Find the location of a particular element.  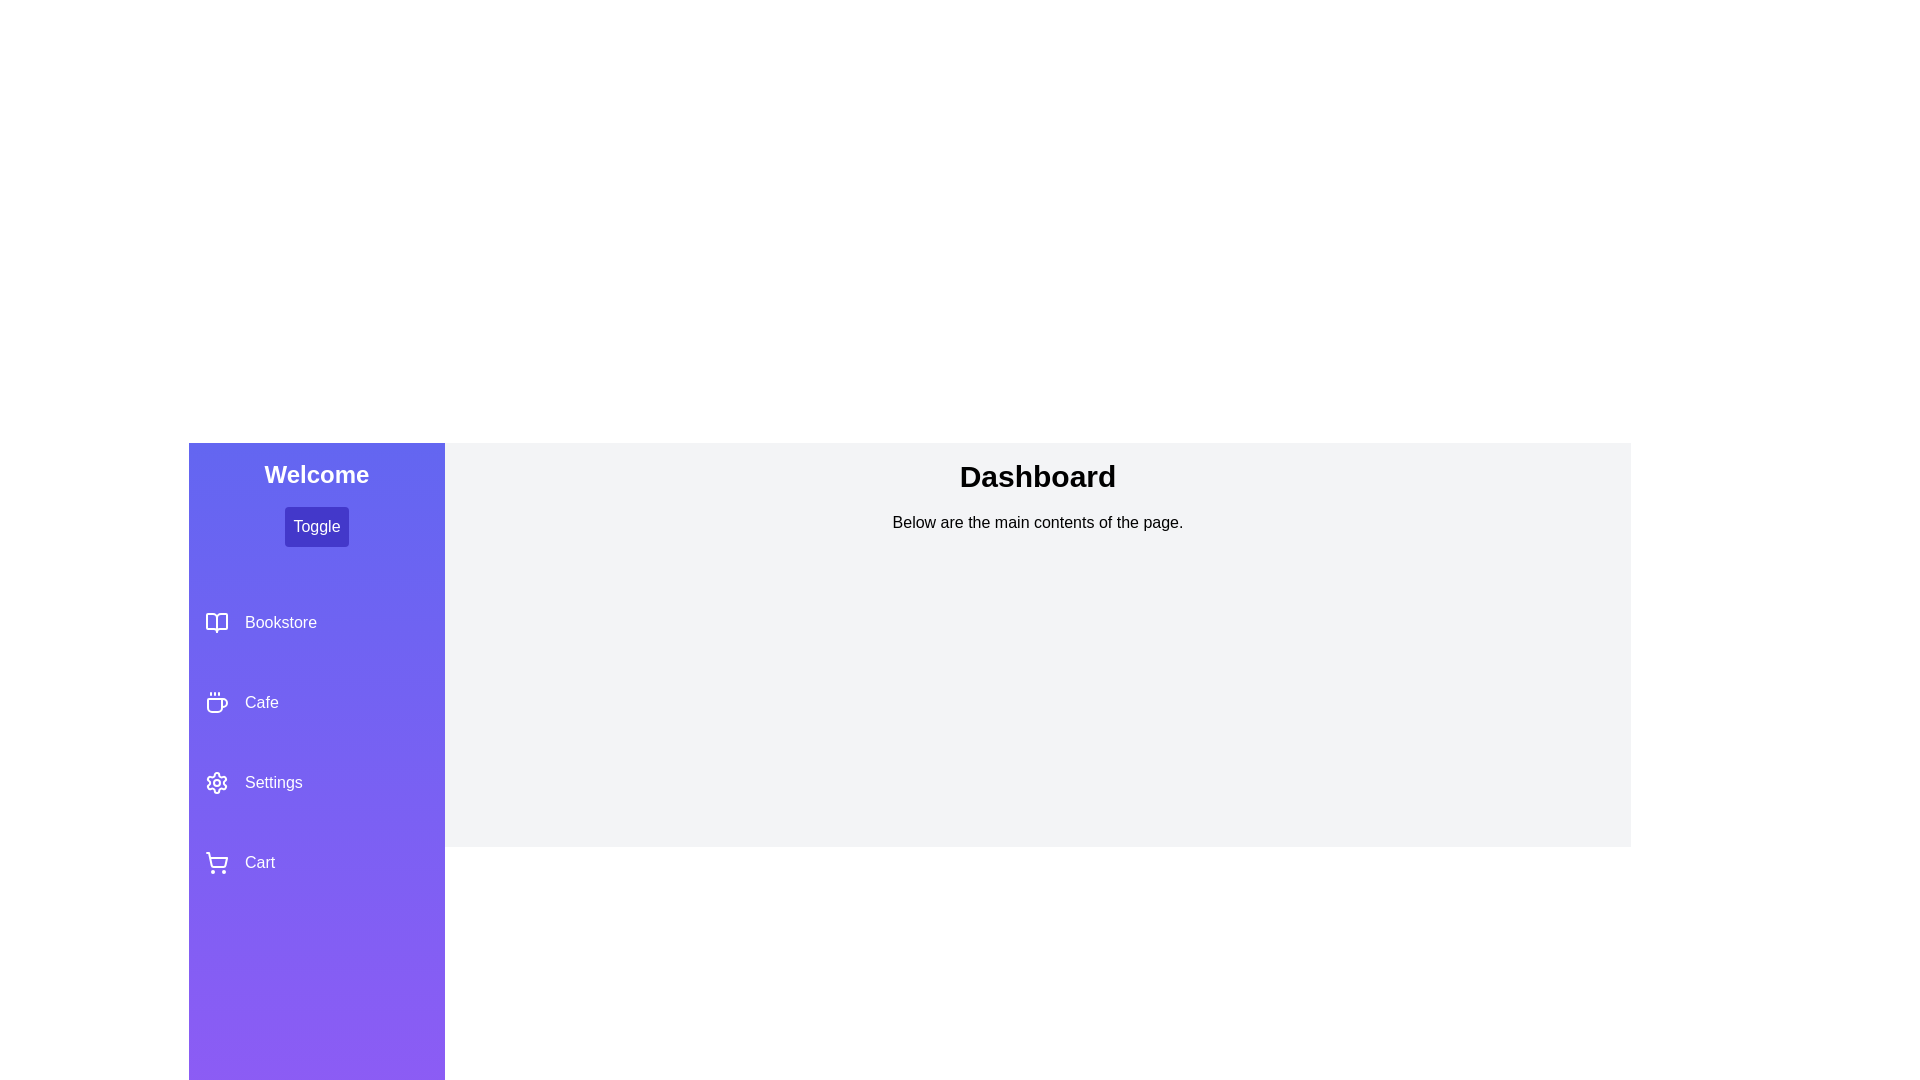

the Bookstore section in the sidebar is located at coordinates (315, 622).